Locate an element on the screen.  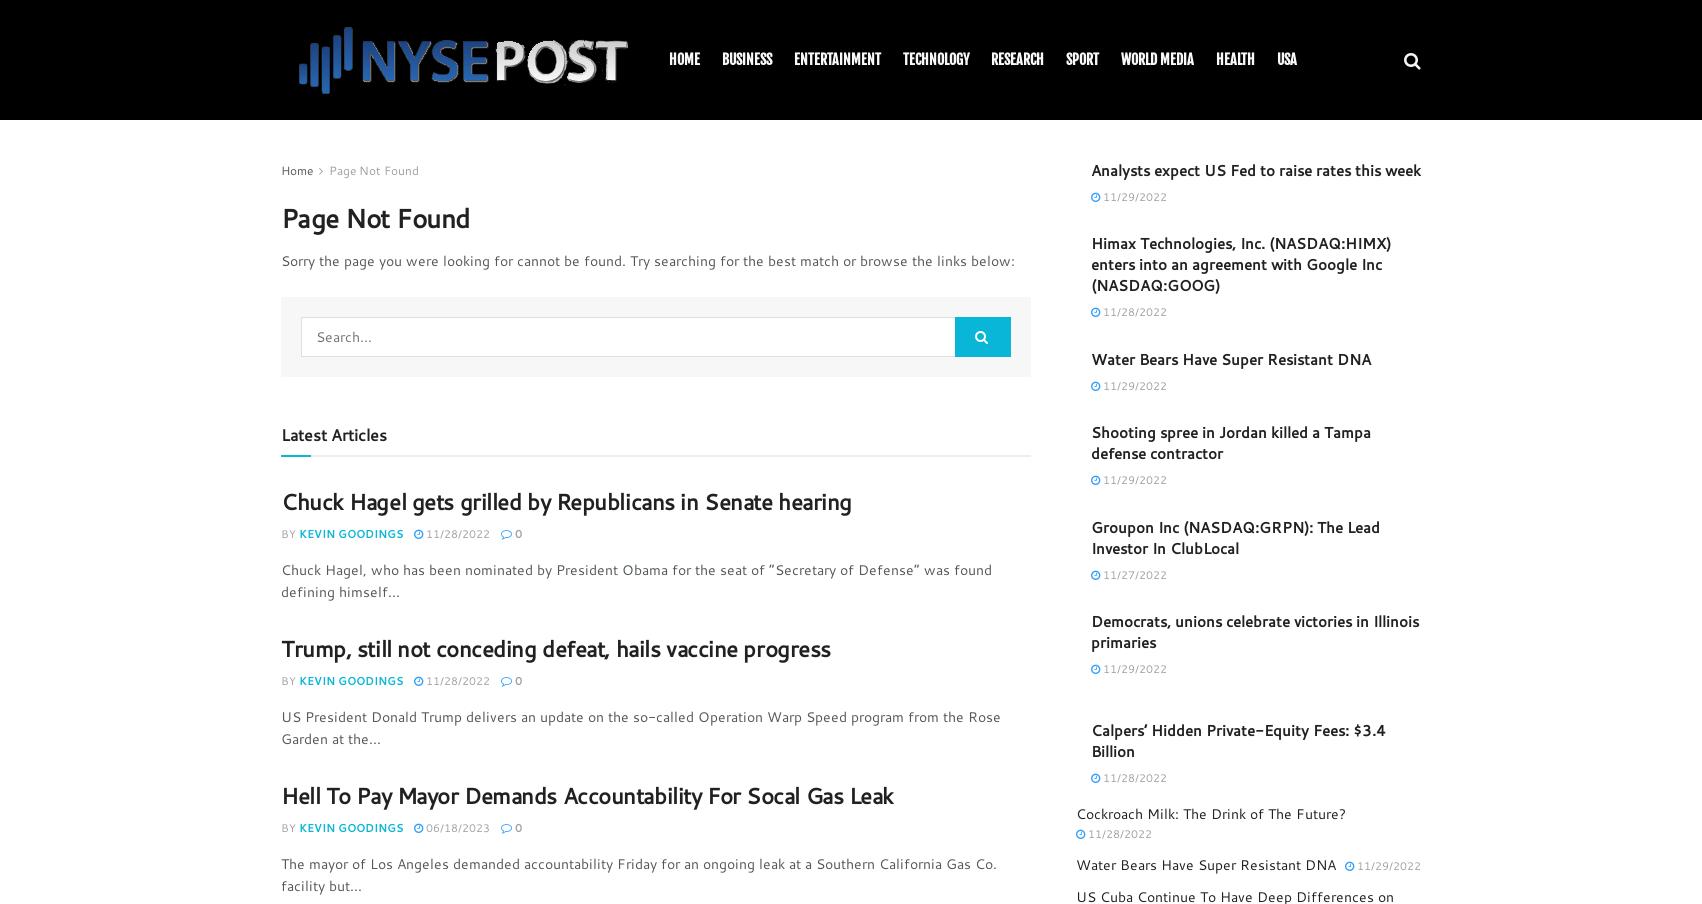
'The mayor of Los Angeles demanded accountability Friday for an ongoing leak at a Southern California Gas Co. facility but...' is located at coordinates (638, 874).